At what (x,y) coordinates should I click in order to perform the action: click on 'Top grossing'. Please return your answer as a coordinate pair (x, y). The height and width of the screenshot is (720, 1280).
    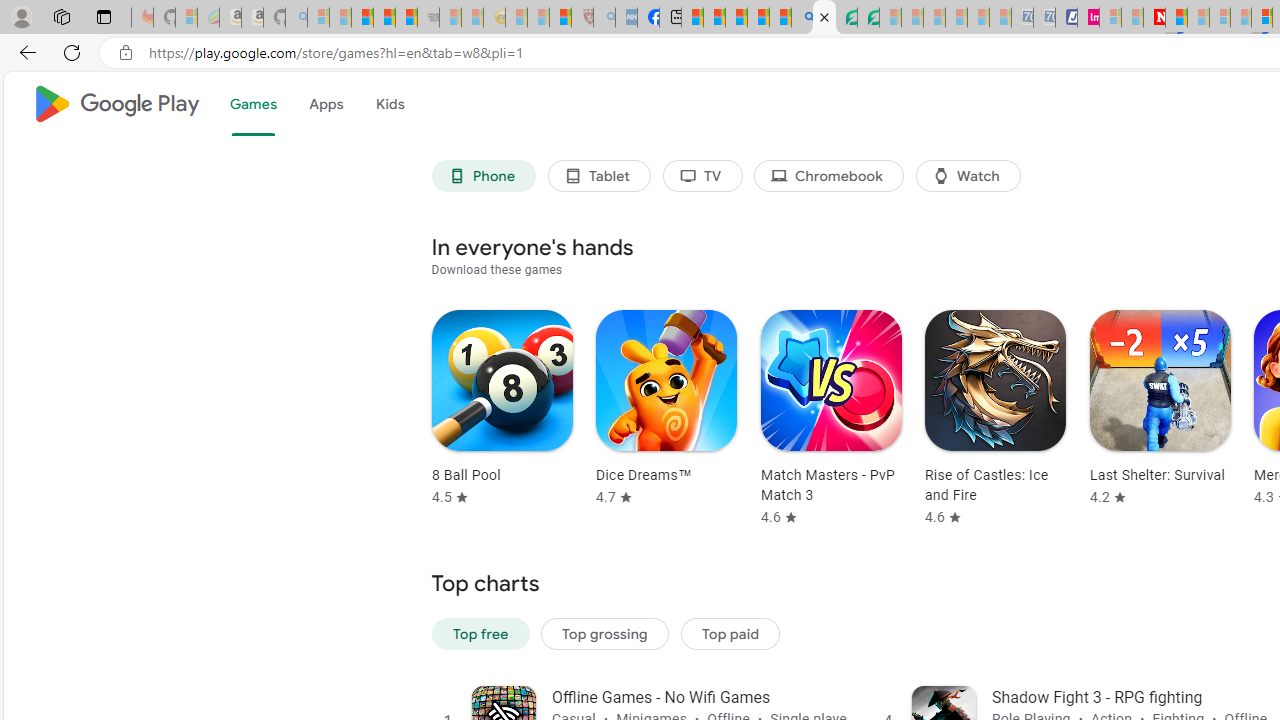
    Looking at the image, I should click on (604, 633).